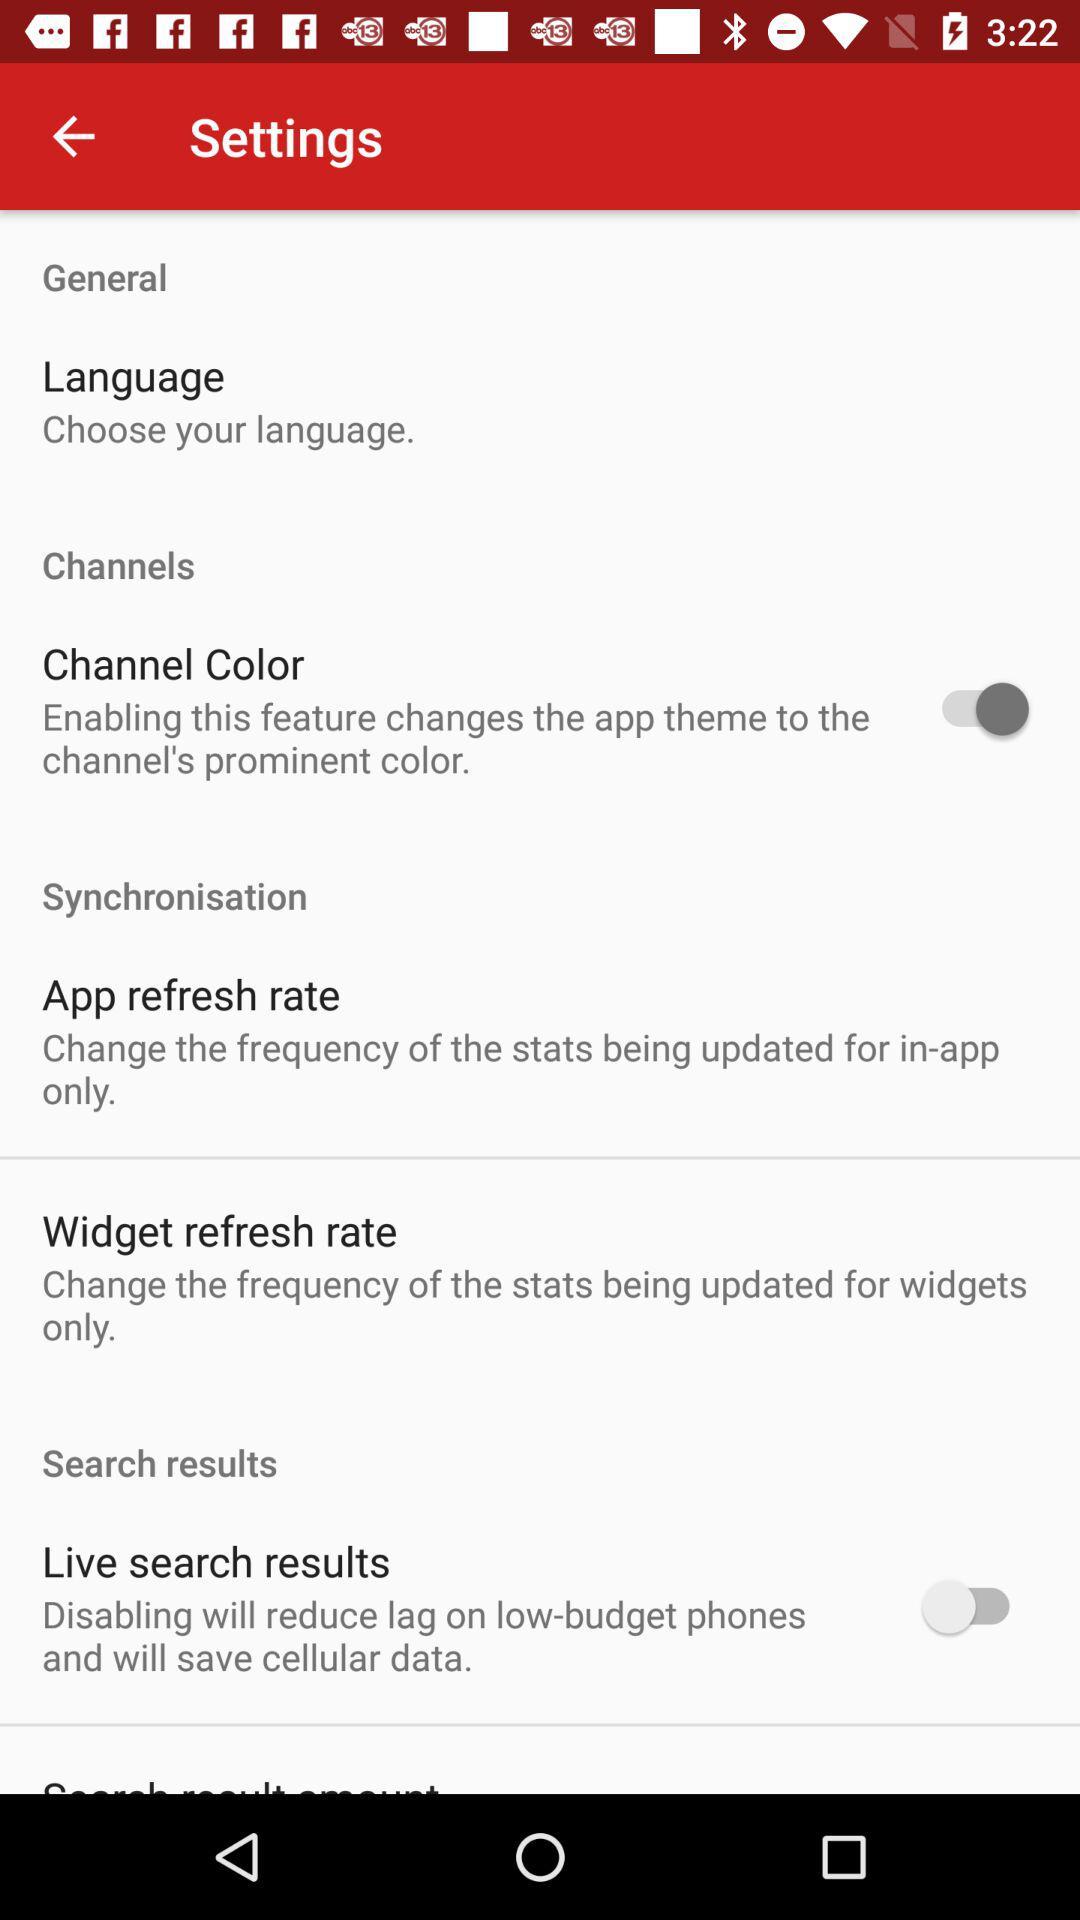 The width and height of the screenshot is (1080, 1920). I want to click on the icon below the language item, so click(227, 427).